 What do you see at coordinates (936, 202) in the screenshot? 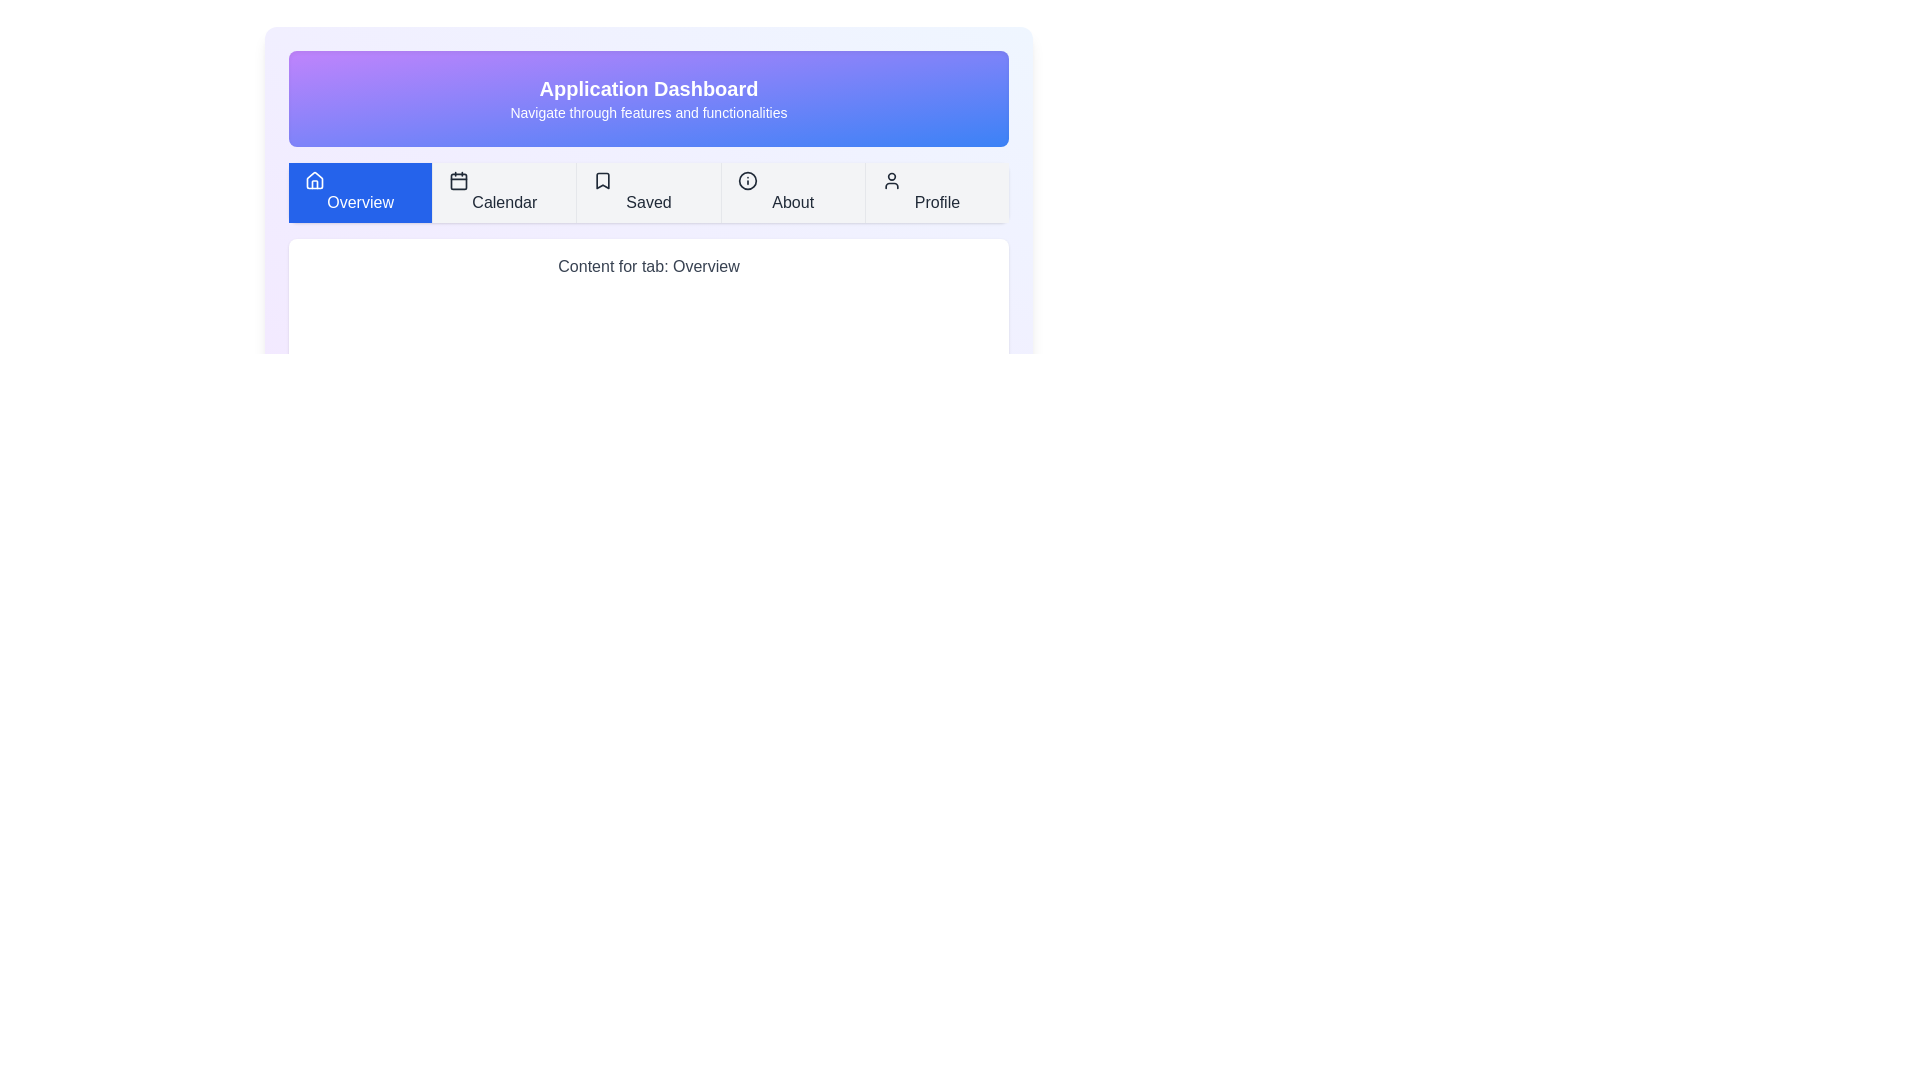
I see `the 'Profile' text label in the horizontal navigation menu` at bounding box center [936, 202].